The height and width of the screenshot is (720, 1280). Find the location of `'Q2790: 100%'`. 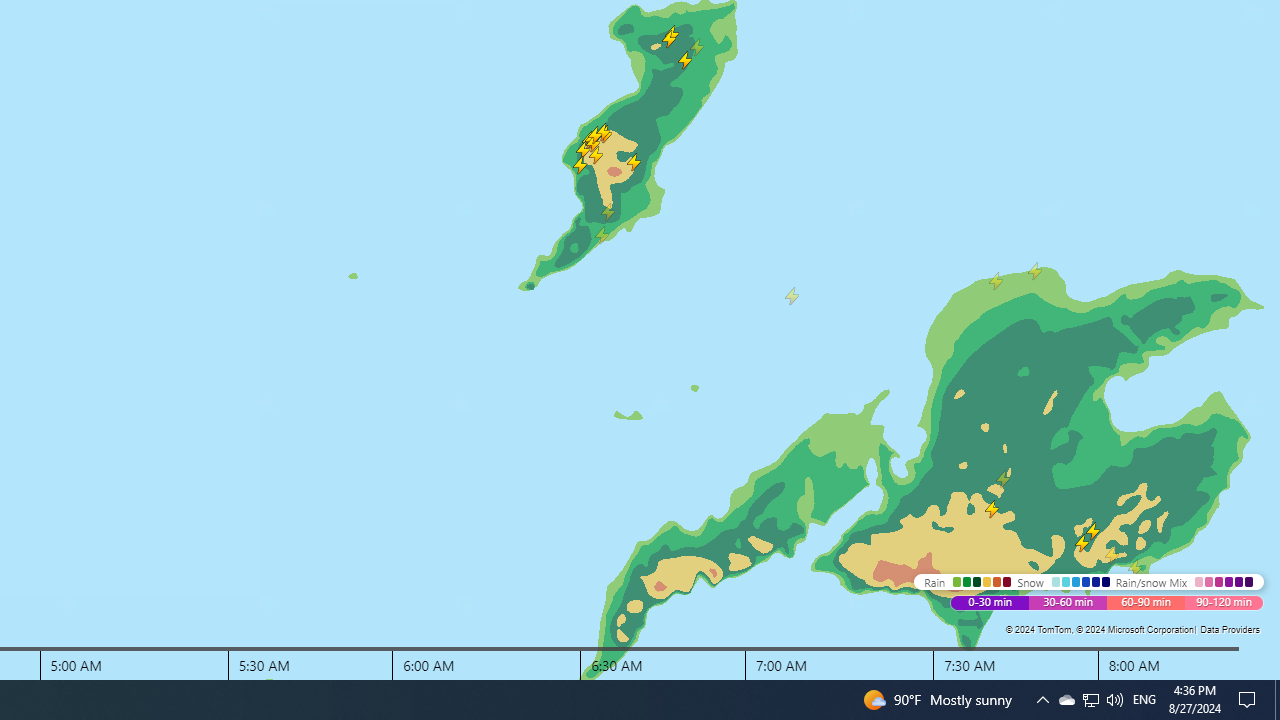

'Q2790: 100%' is located at coordinates (1144, 698).